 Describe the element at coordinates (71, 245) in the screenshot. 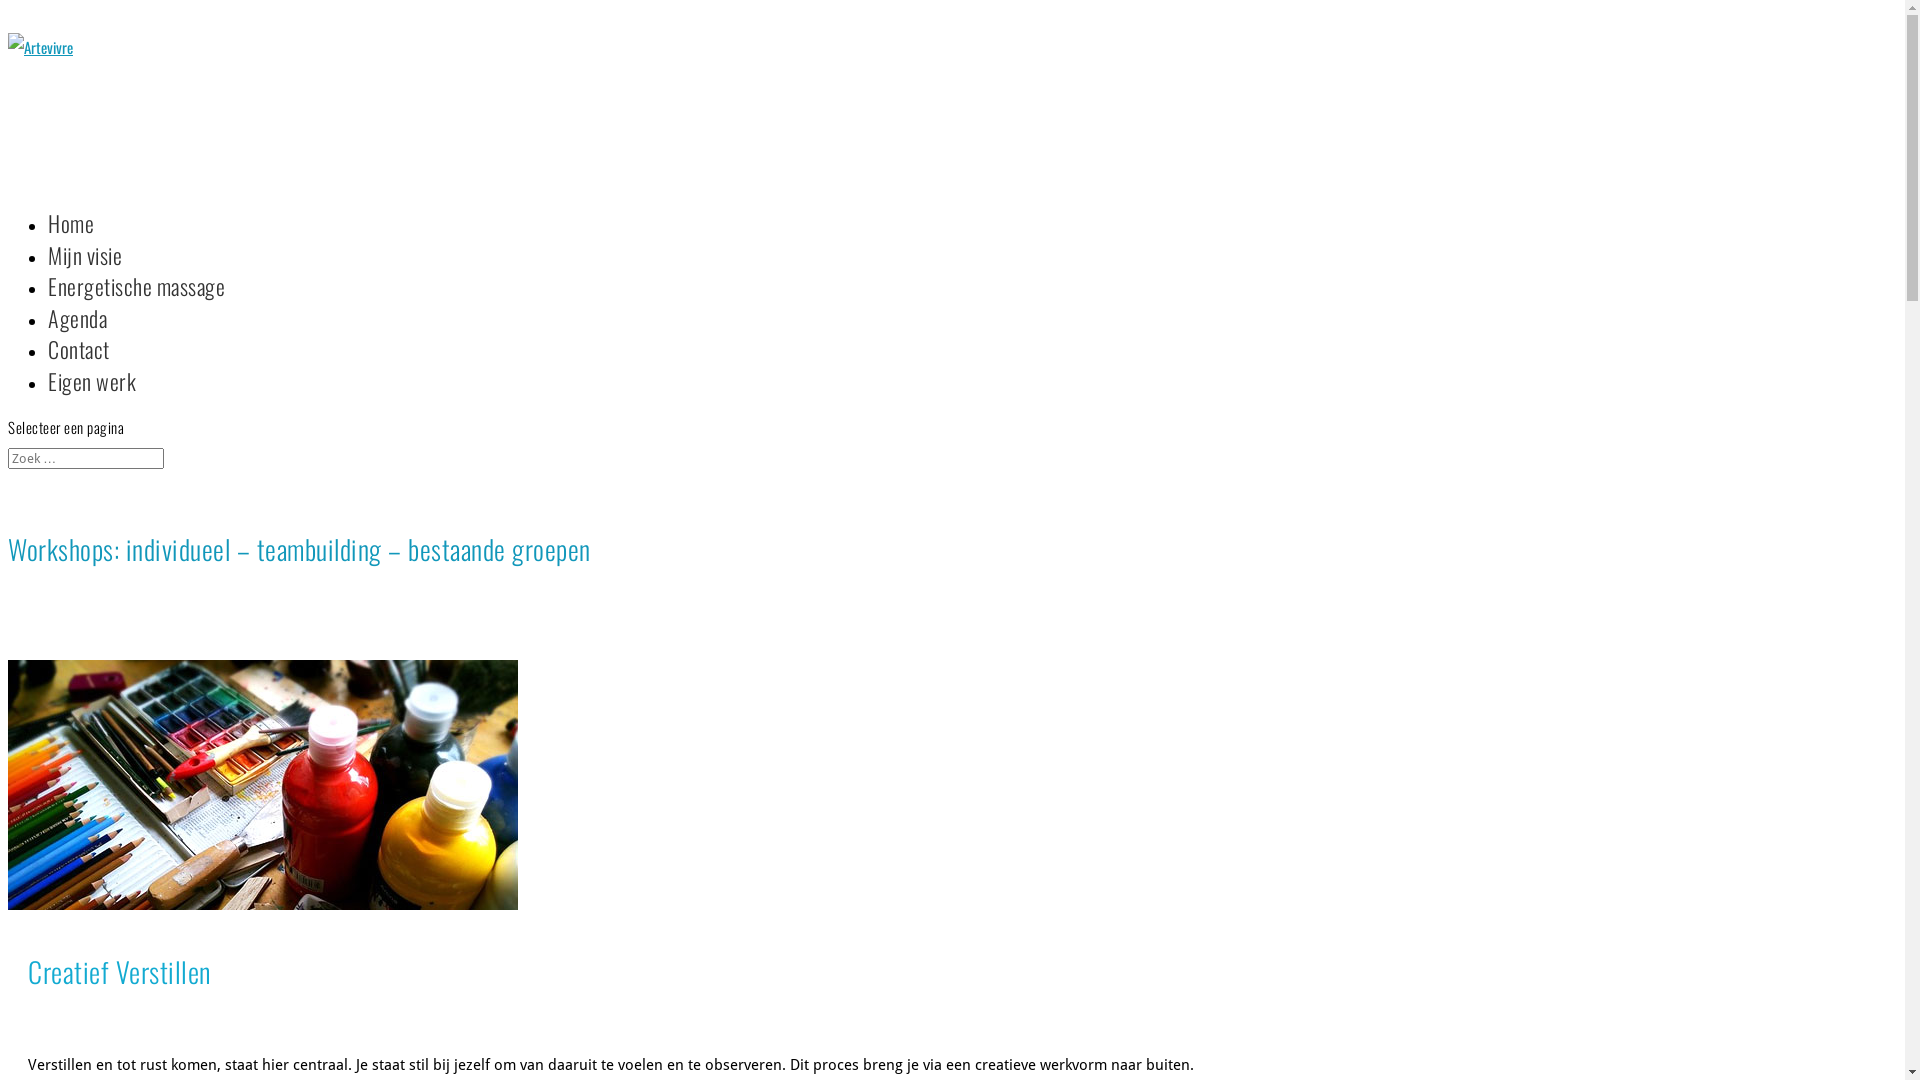

I see `'Home'` at that location.